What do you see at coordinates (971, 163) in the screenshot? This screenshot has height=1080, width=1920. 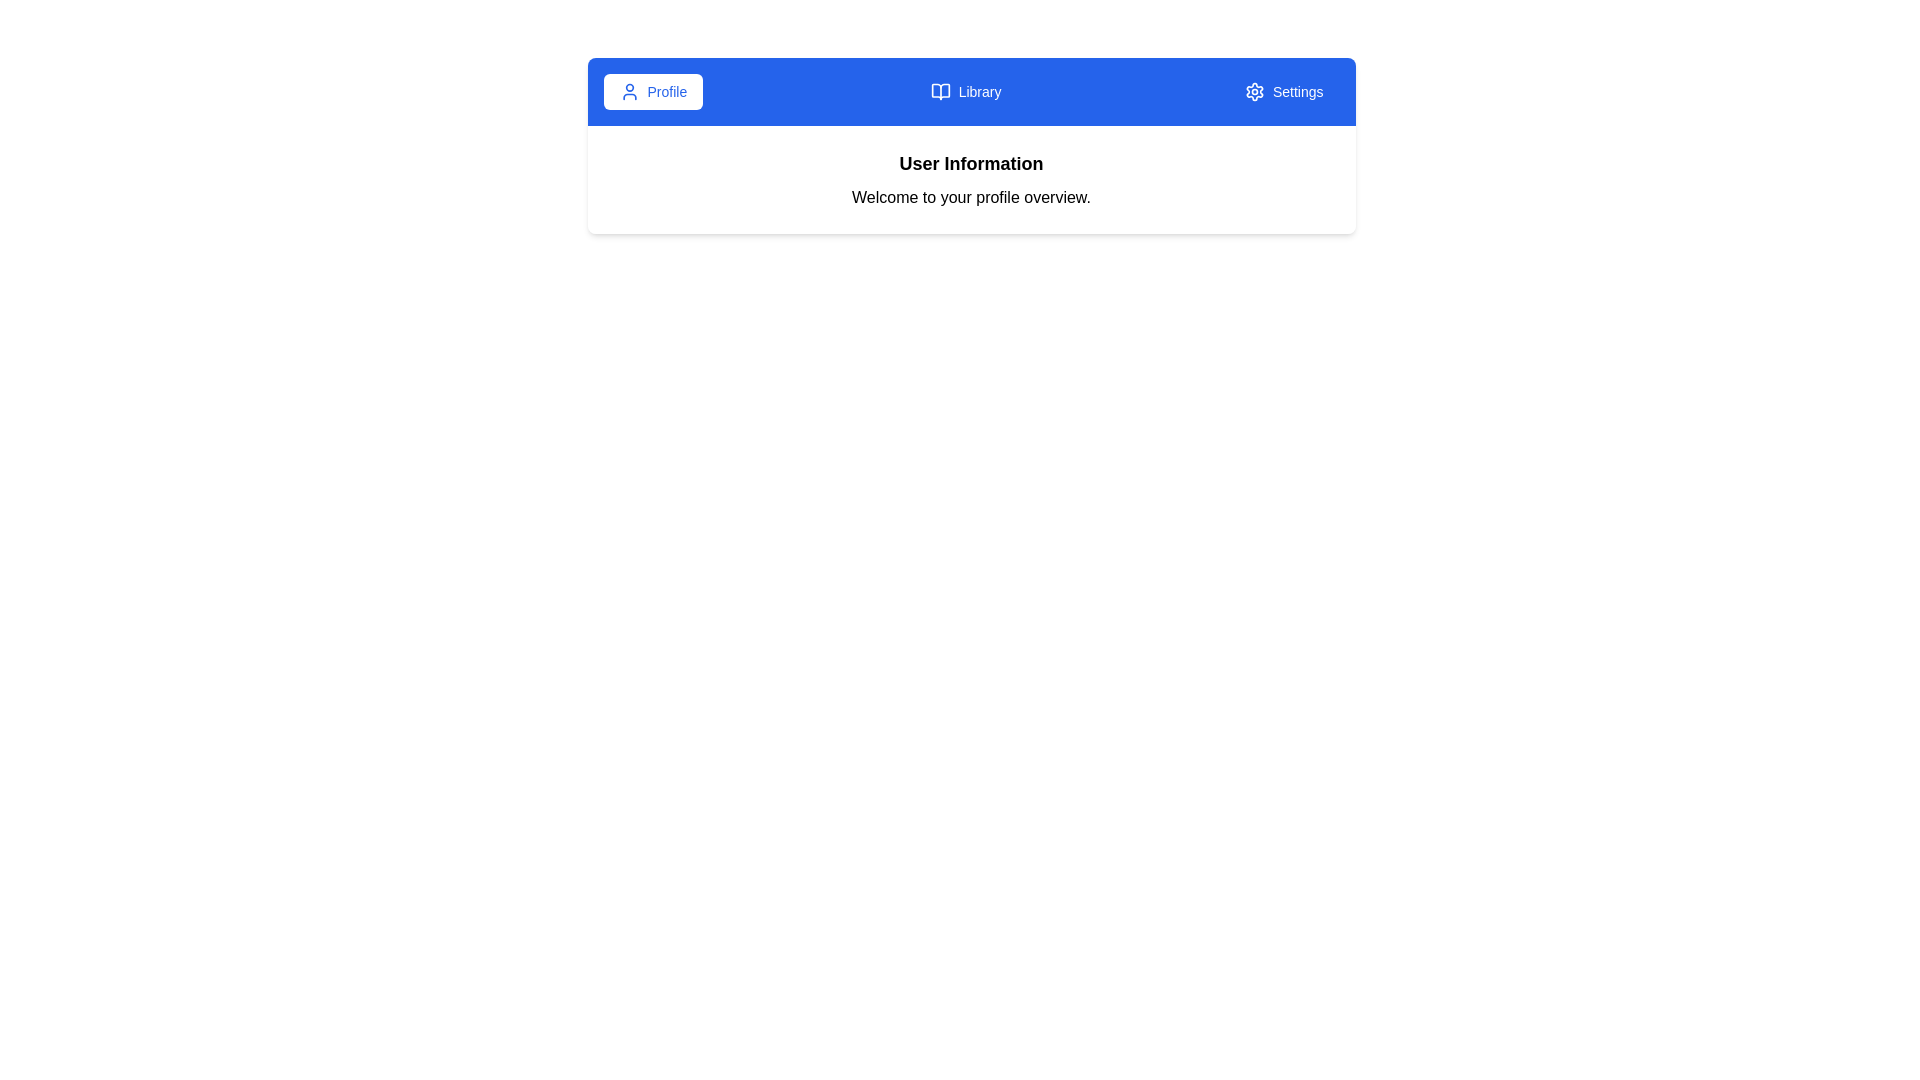 I see `the header text label that introduces the section content, positioned centrally above the 'Welcome to your profile overview' text` at bounding box center [971, 163].